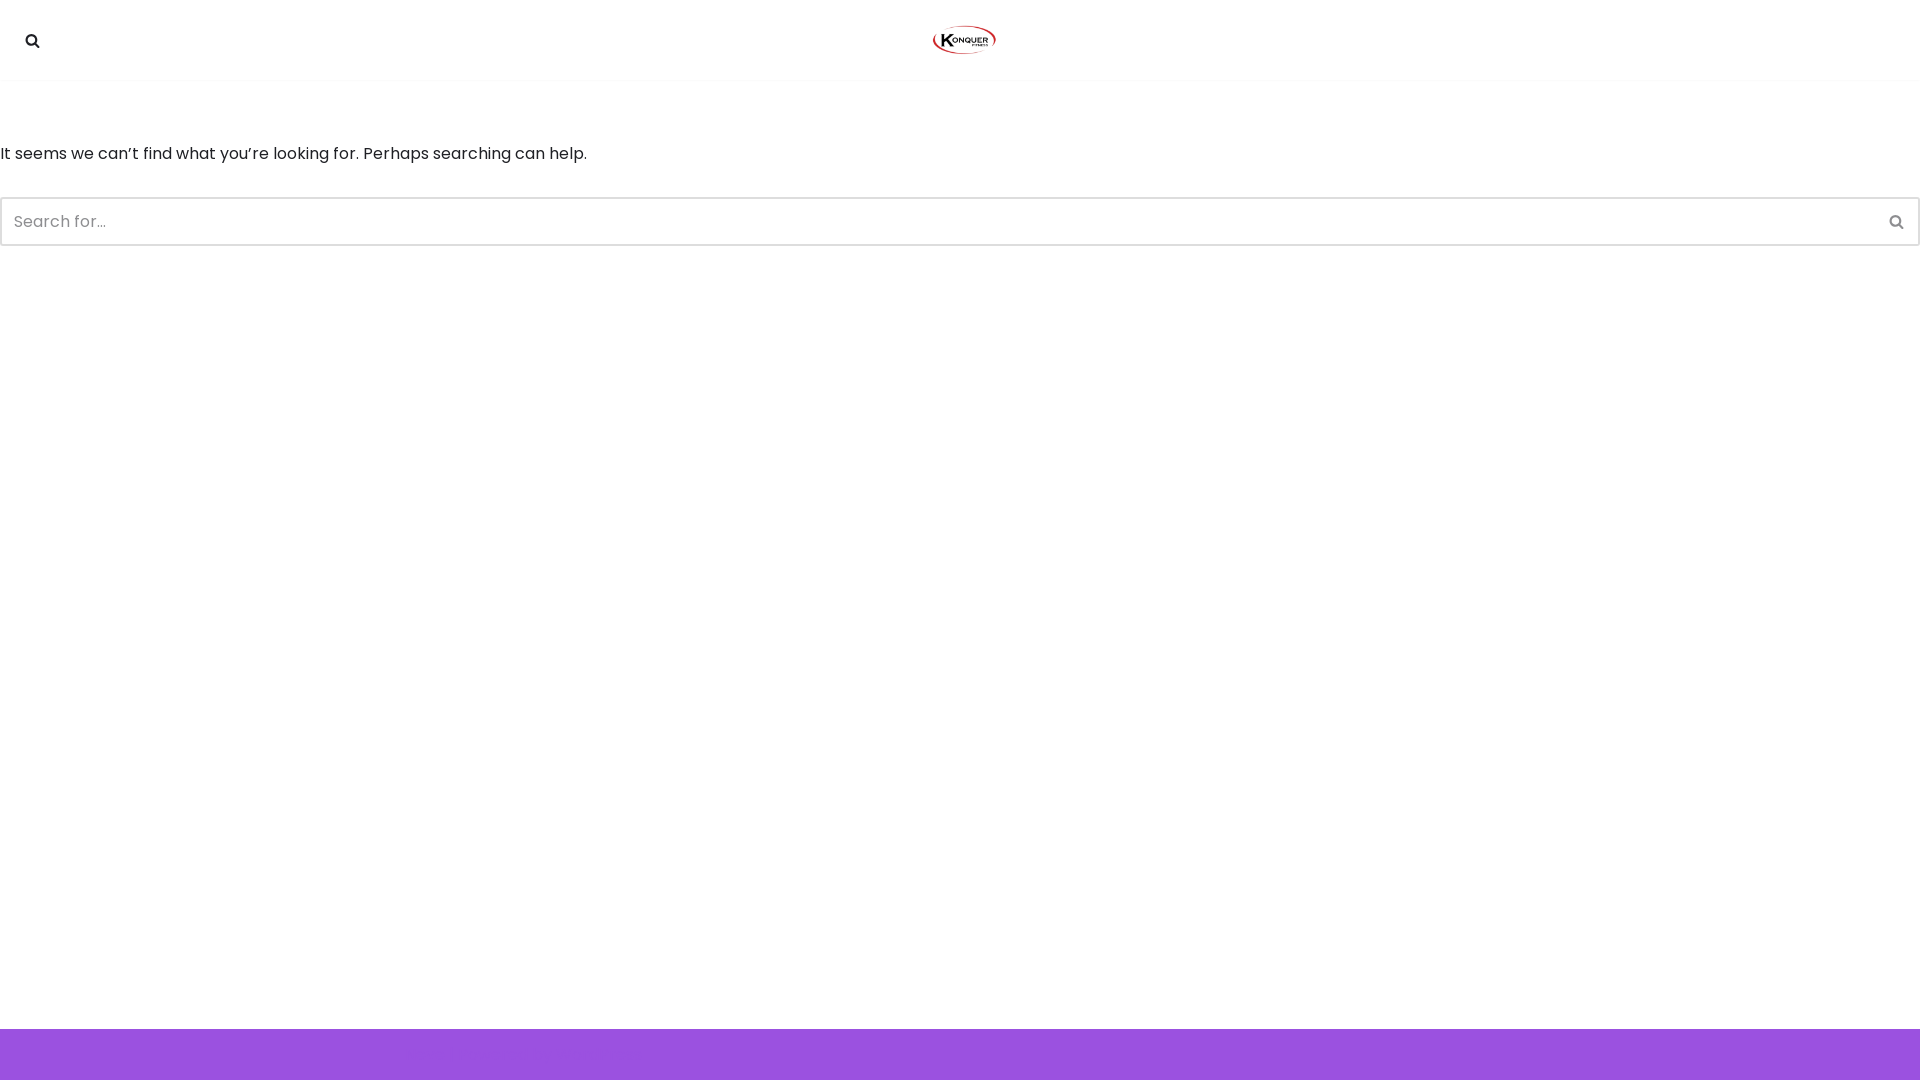 This screenshot has width=1920, height=1080. I want to click on 'Skip to content', so click(14, 42).